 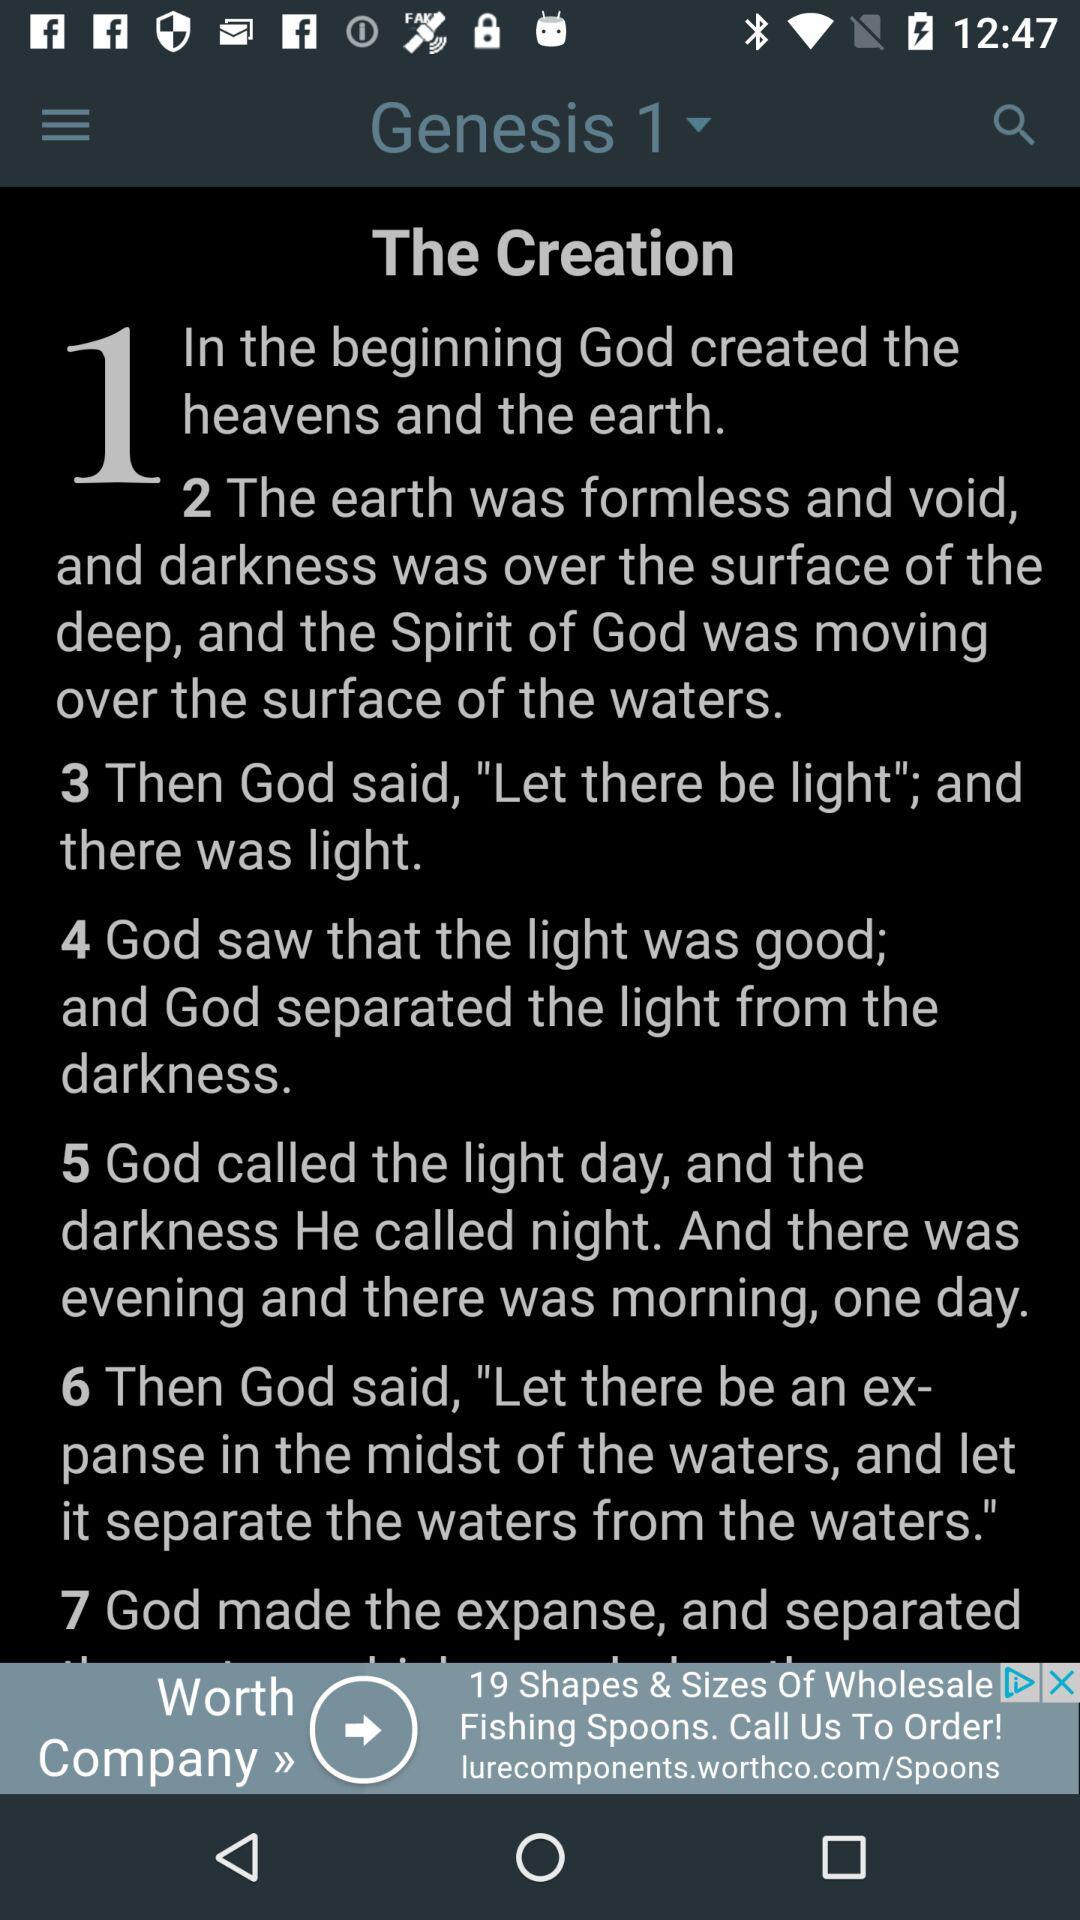 I want to click on zoom in, so click(x=1014, y=123).